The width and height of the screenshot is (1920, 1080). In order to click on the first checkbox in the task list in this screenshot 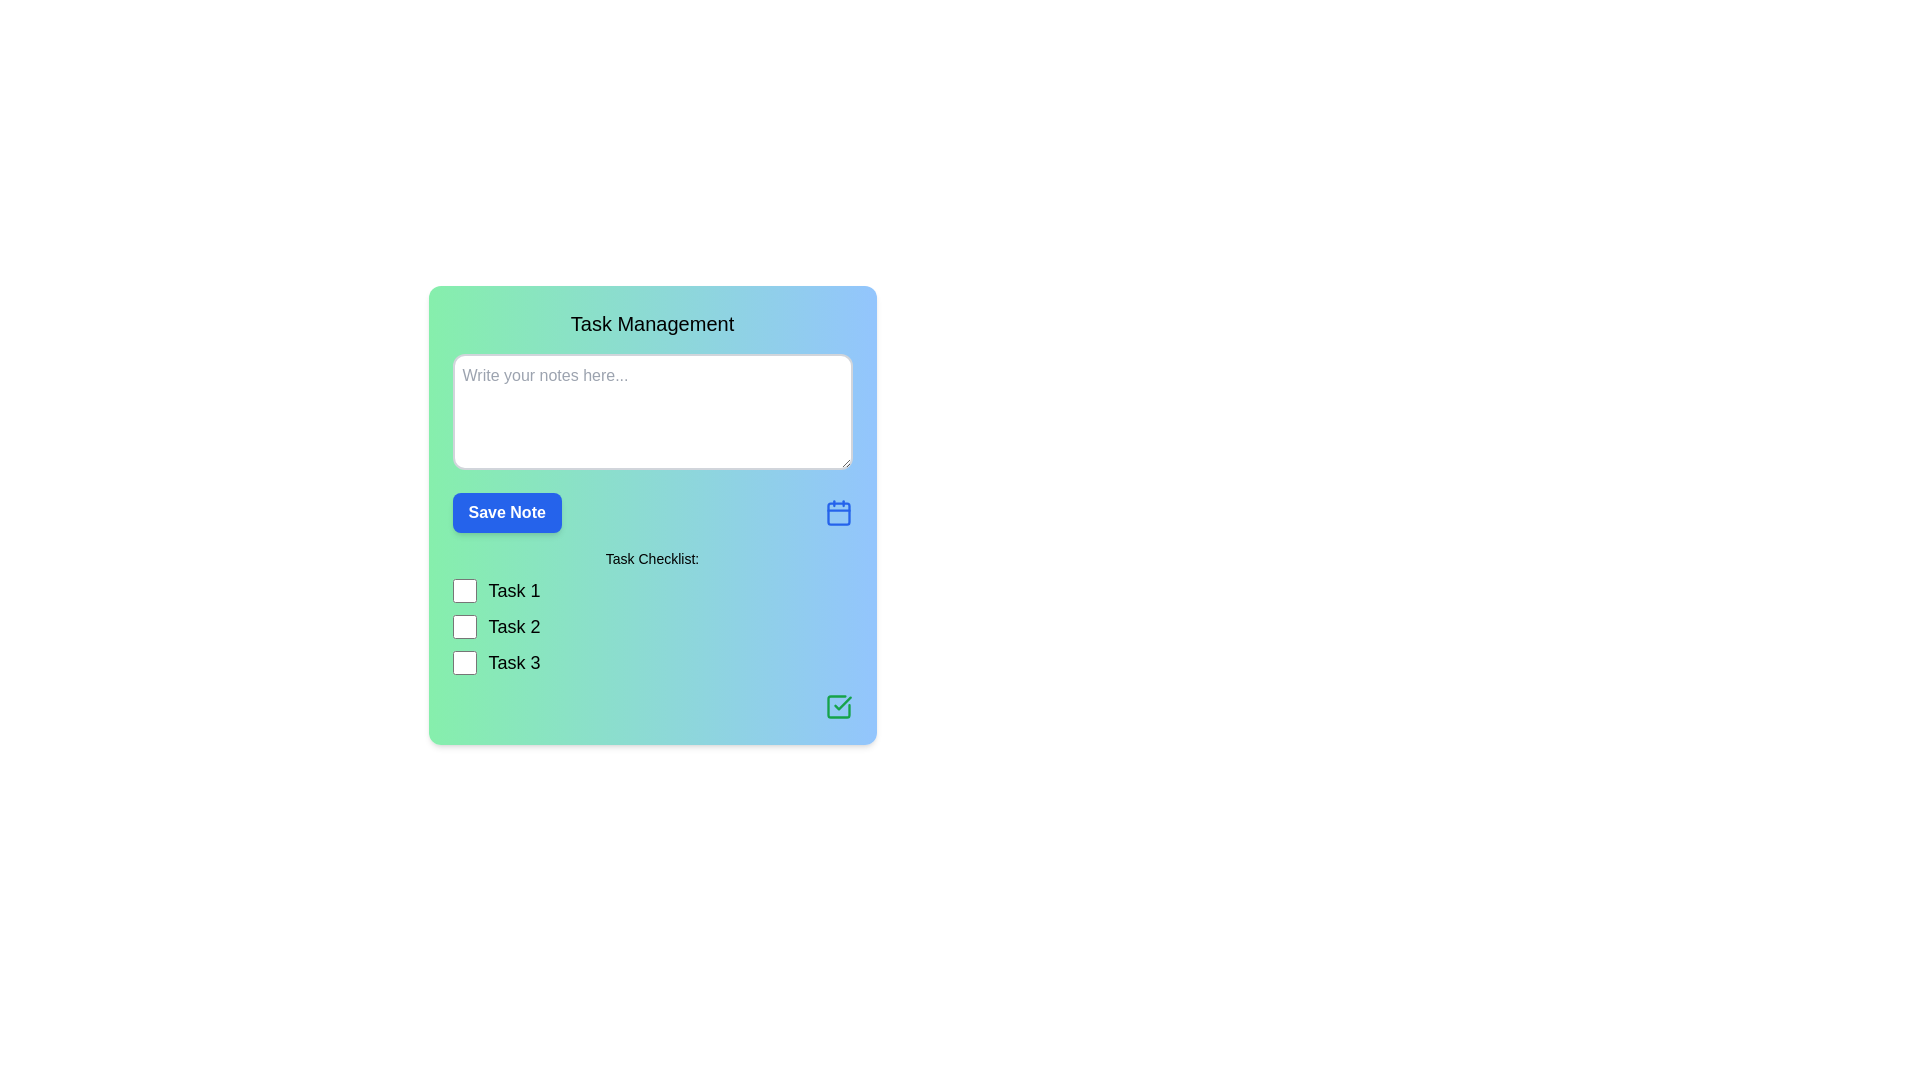, I will do `click(463, 589)`.